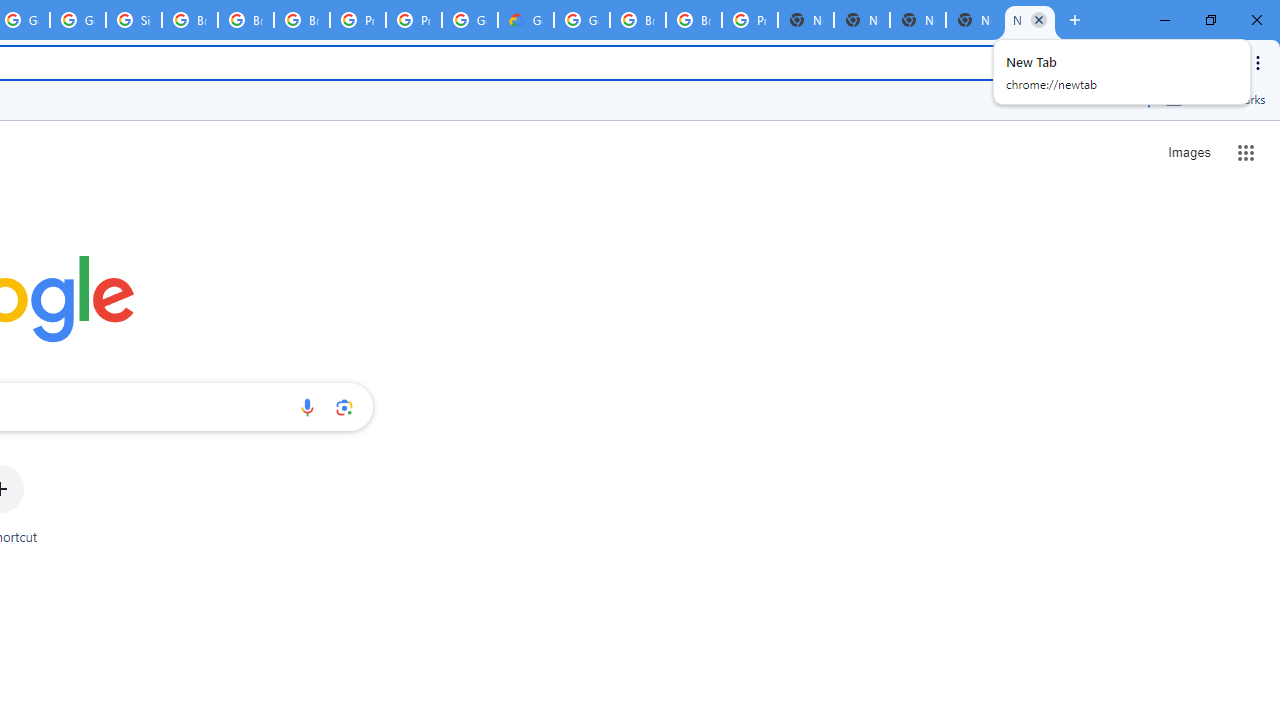 The width and height of the screenshot is (1280, 720). Describe the element at coordinates (1030, 20) in the screenshot. I see `'New Tab'` at that location.